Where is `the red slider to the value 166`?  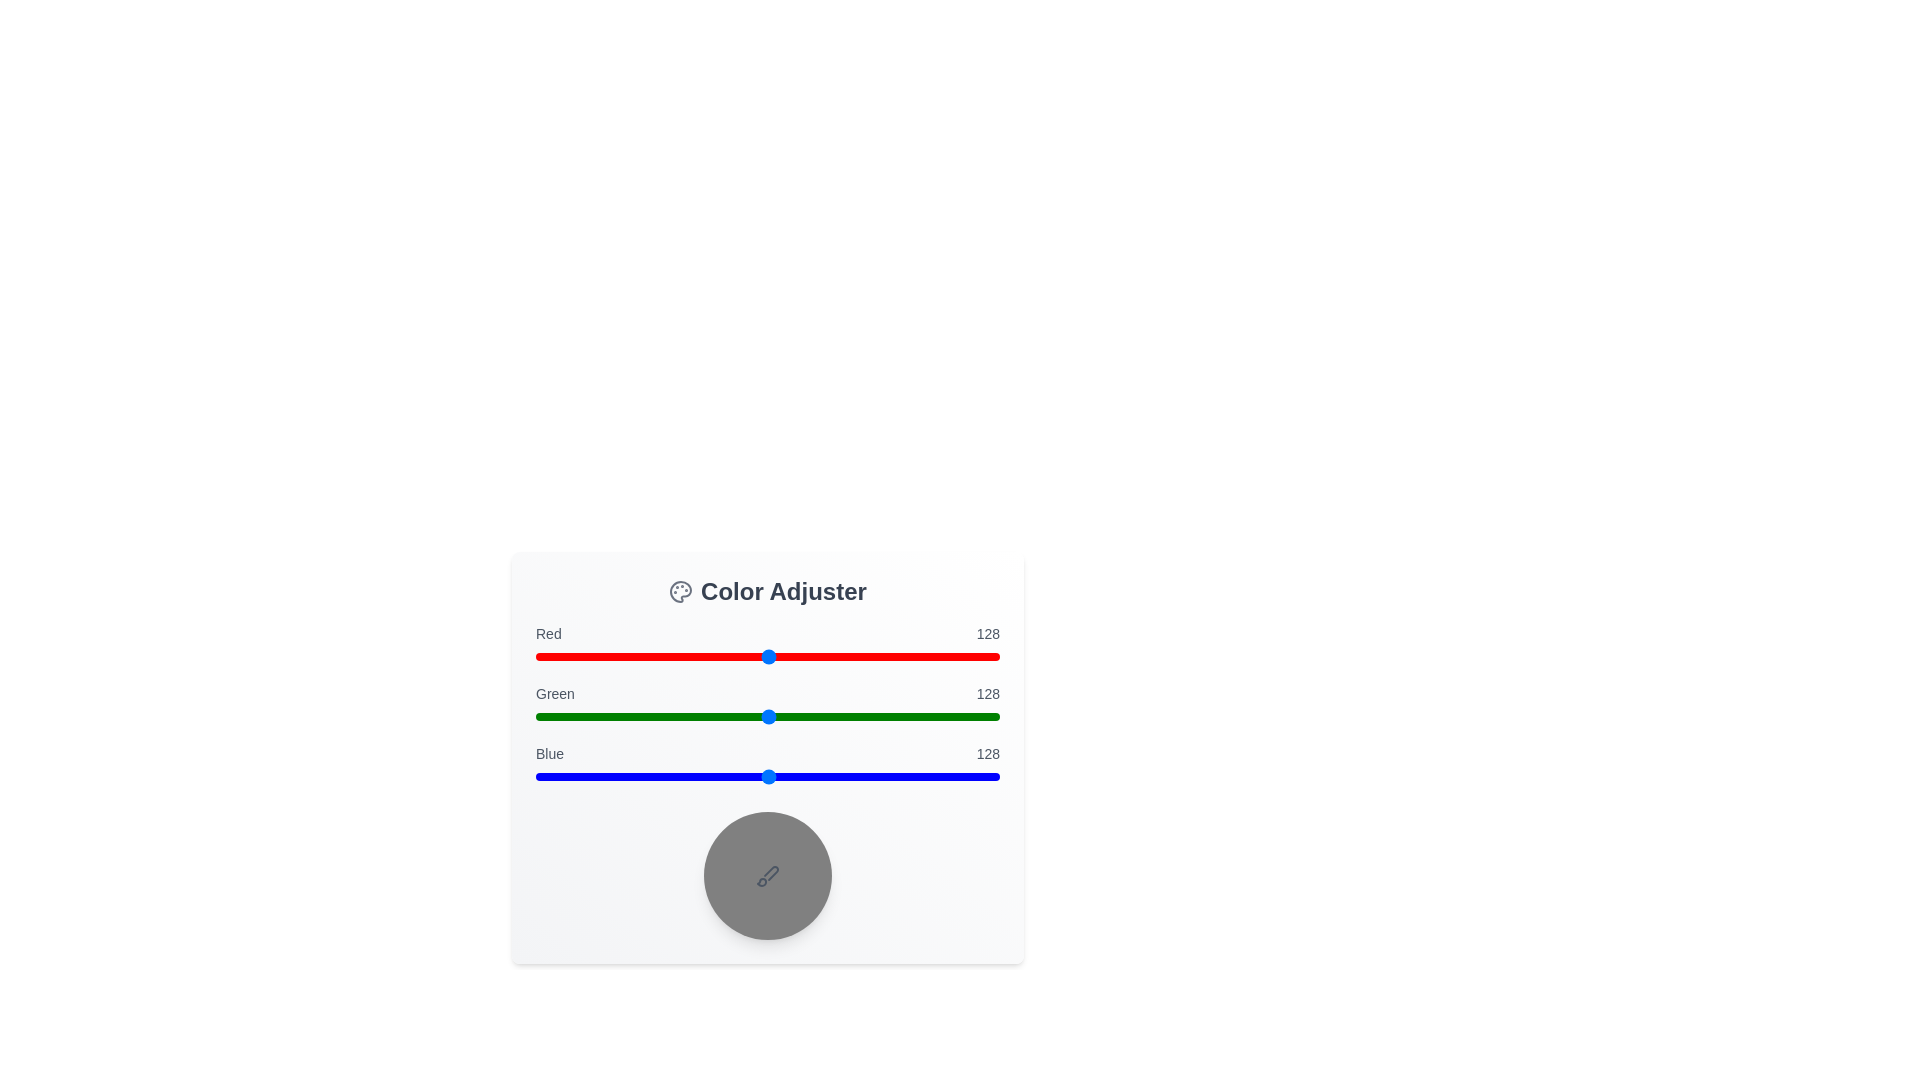
the red slider to the value 166 is located at coordinates (838, 656).